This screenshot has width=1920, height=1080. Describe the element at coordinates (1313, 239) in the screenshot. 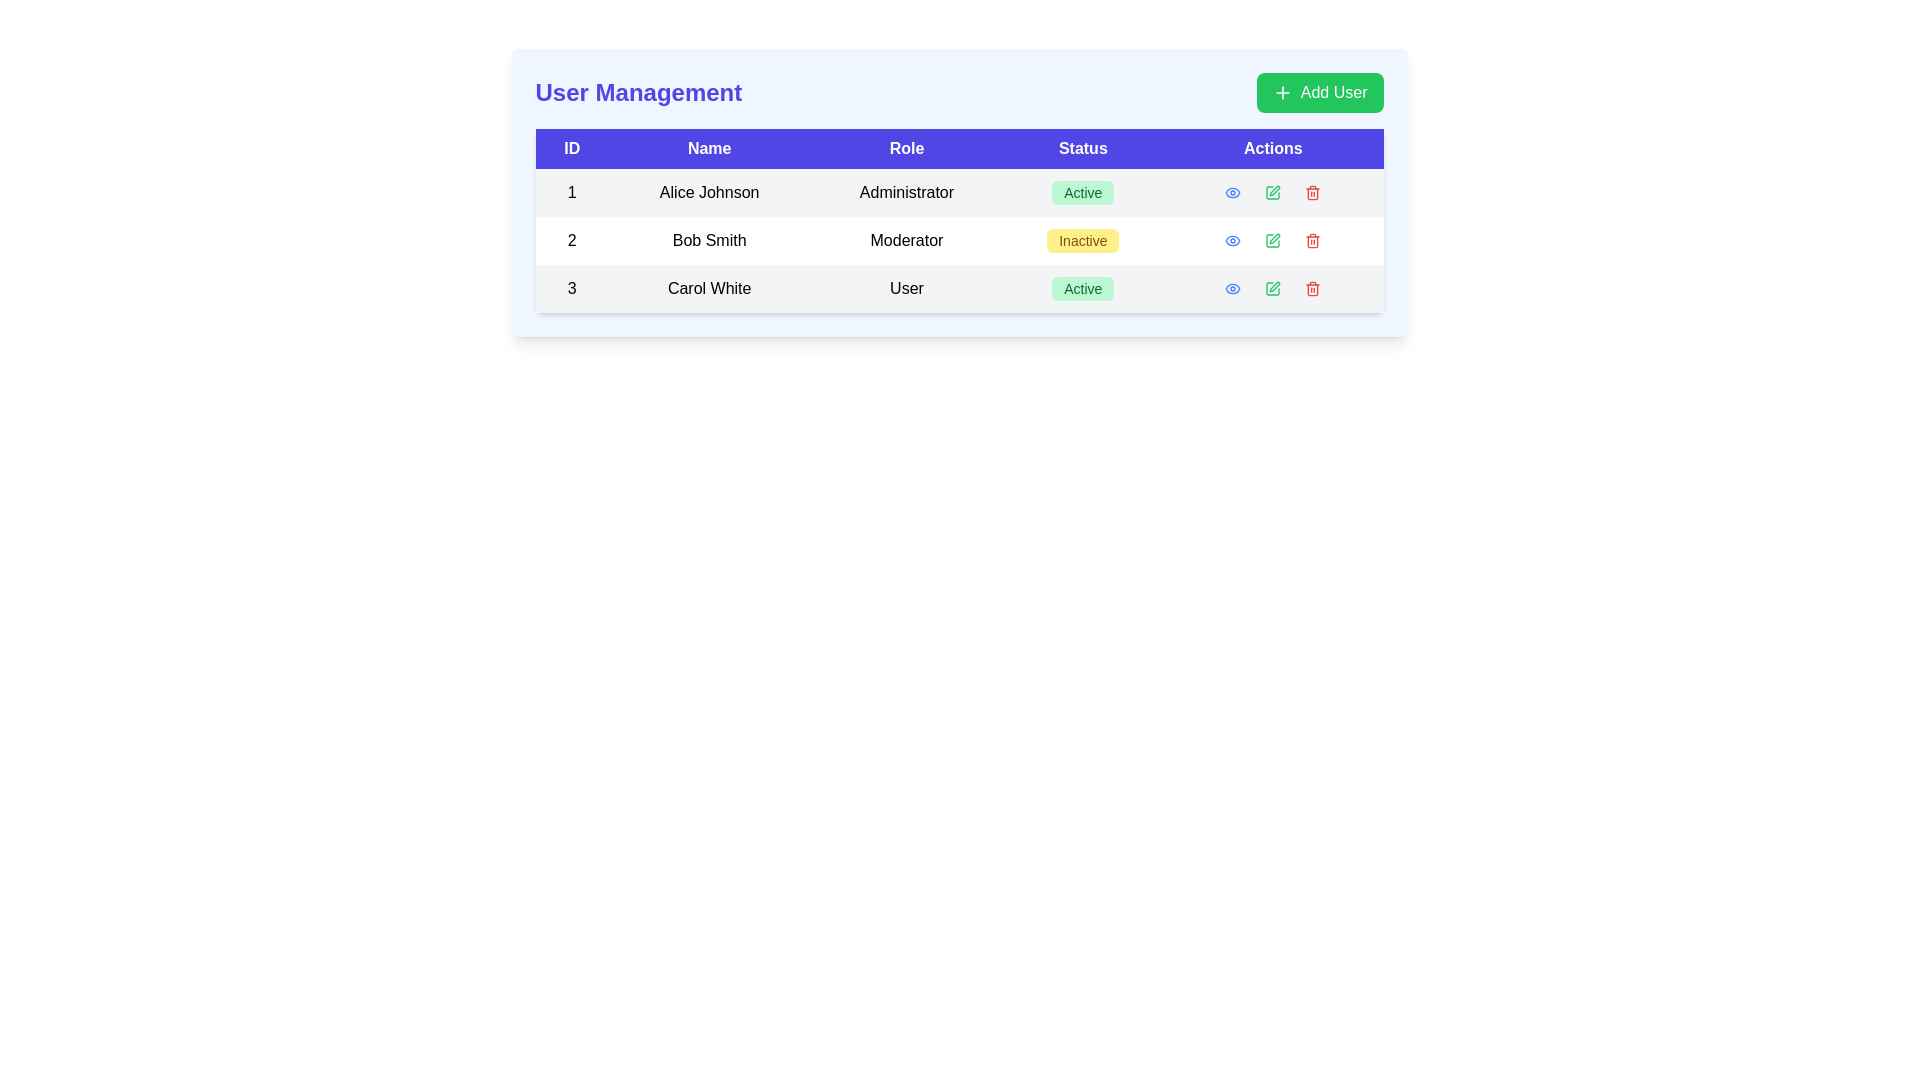

I see `the trash bin icon button in the actions cell of the second row in the user management interface to bring focus` at that location.